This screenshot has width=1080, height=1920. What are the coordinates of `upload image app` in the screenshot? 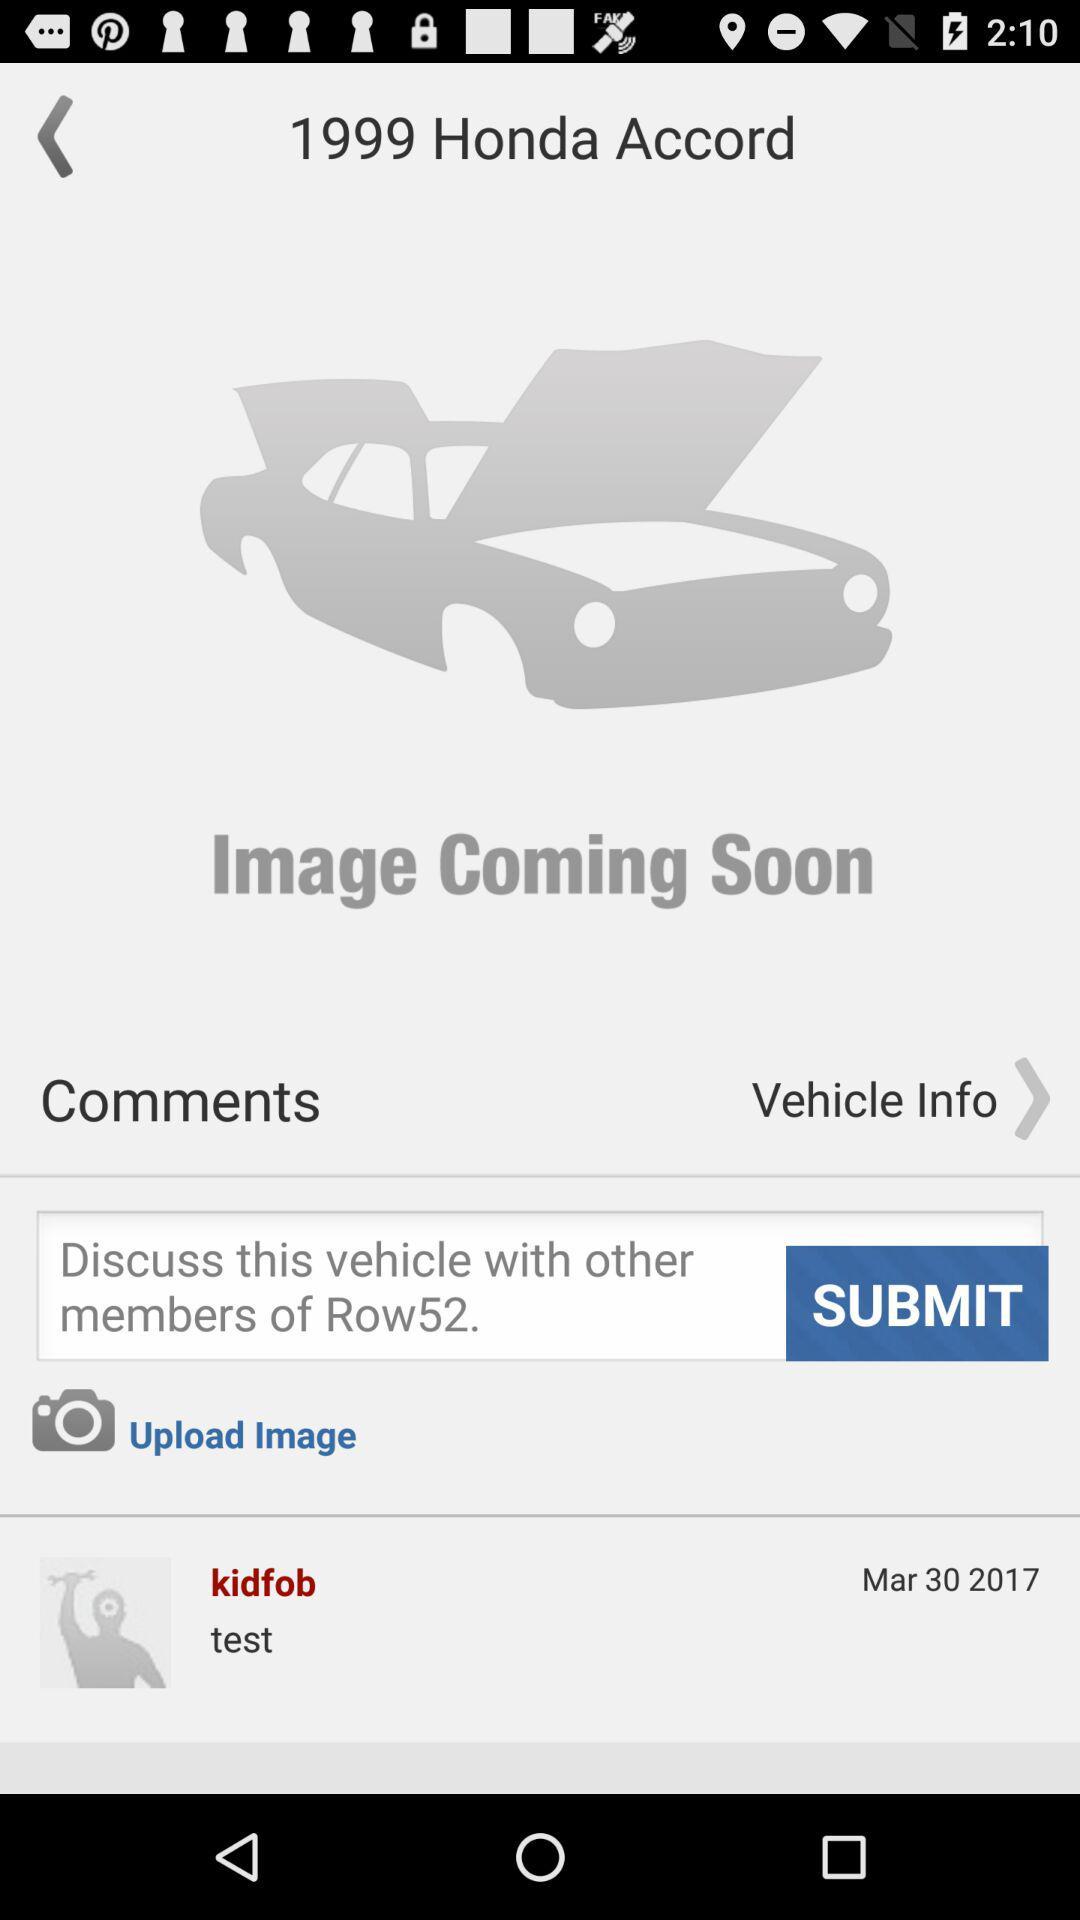 It's located at (241, 1433).